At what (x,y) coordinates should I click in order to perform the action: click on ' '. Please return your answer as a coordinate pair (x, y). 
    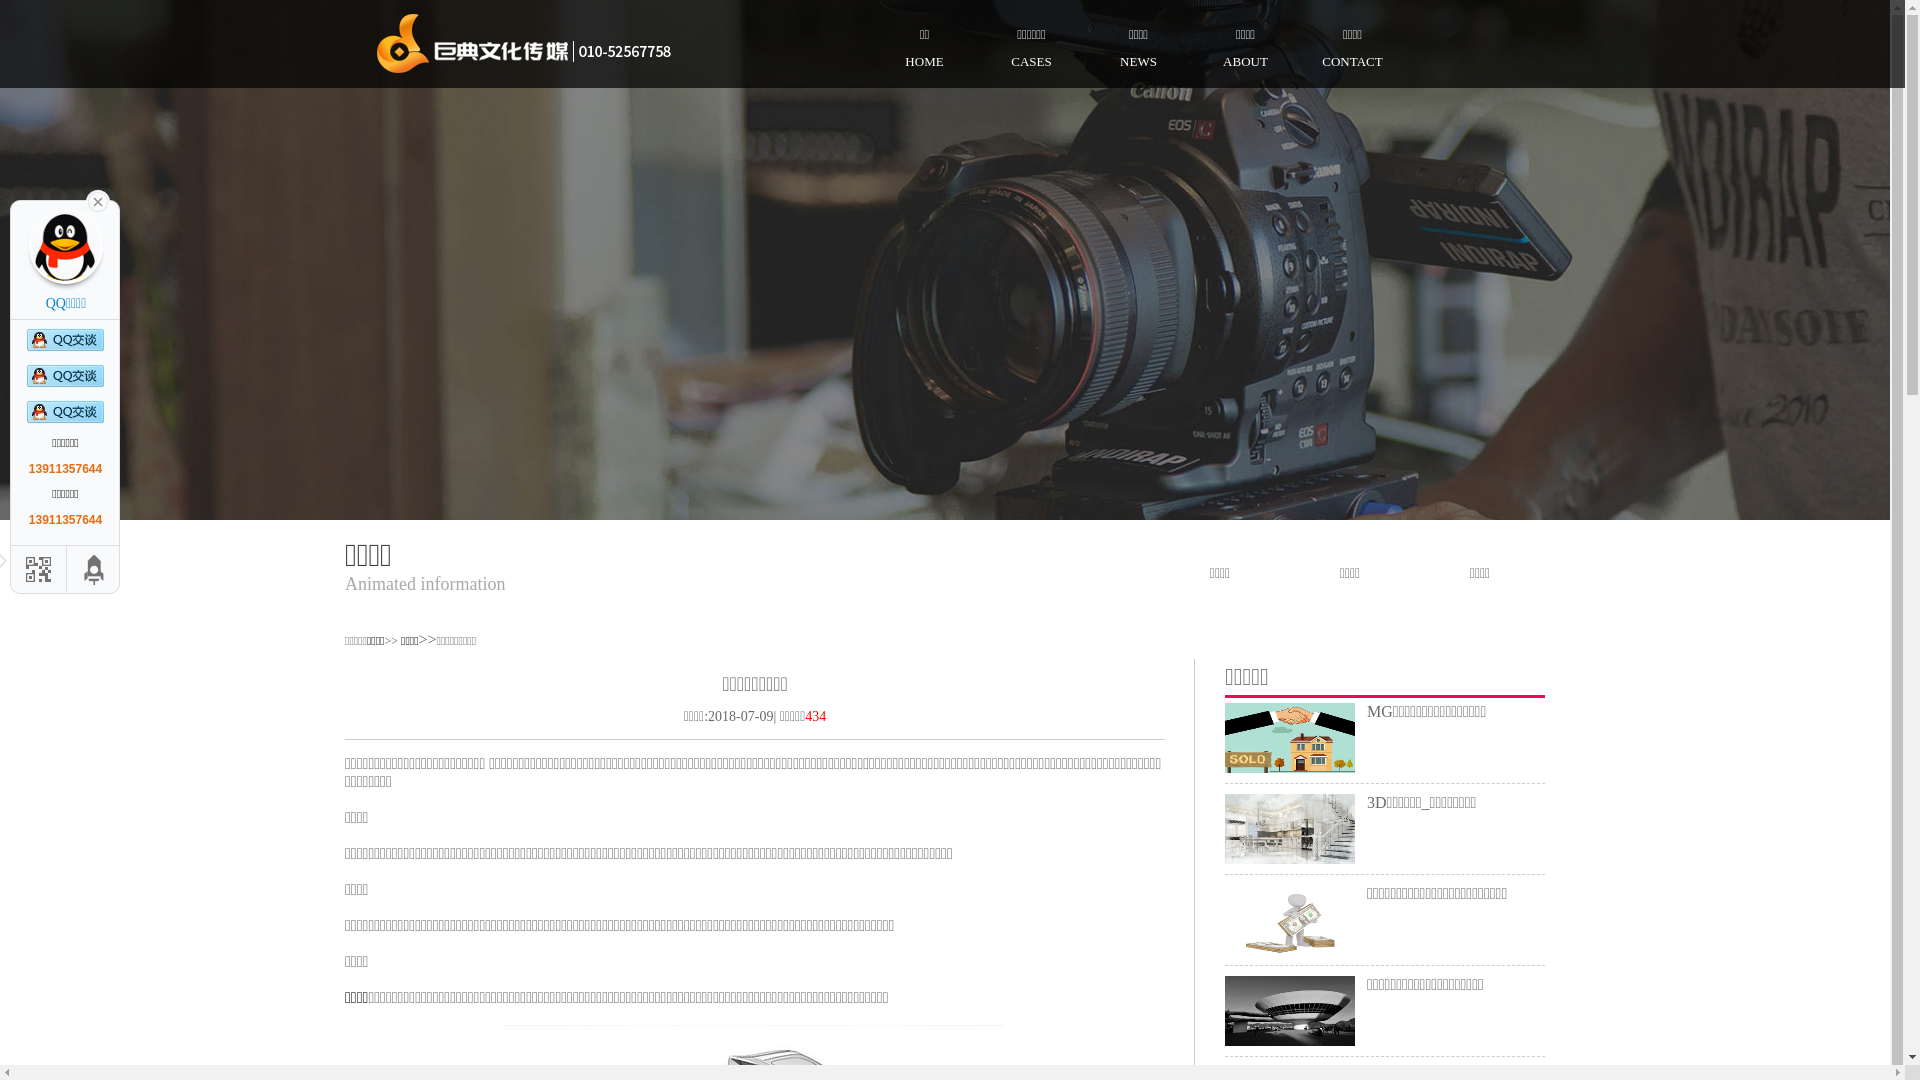
    Looking at the image, I should click on (96, 200).